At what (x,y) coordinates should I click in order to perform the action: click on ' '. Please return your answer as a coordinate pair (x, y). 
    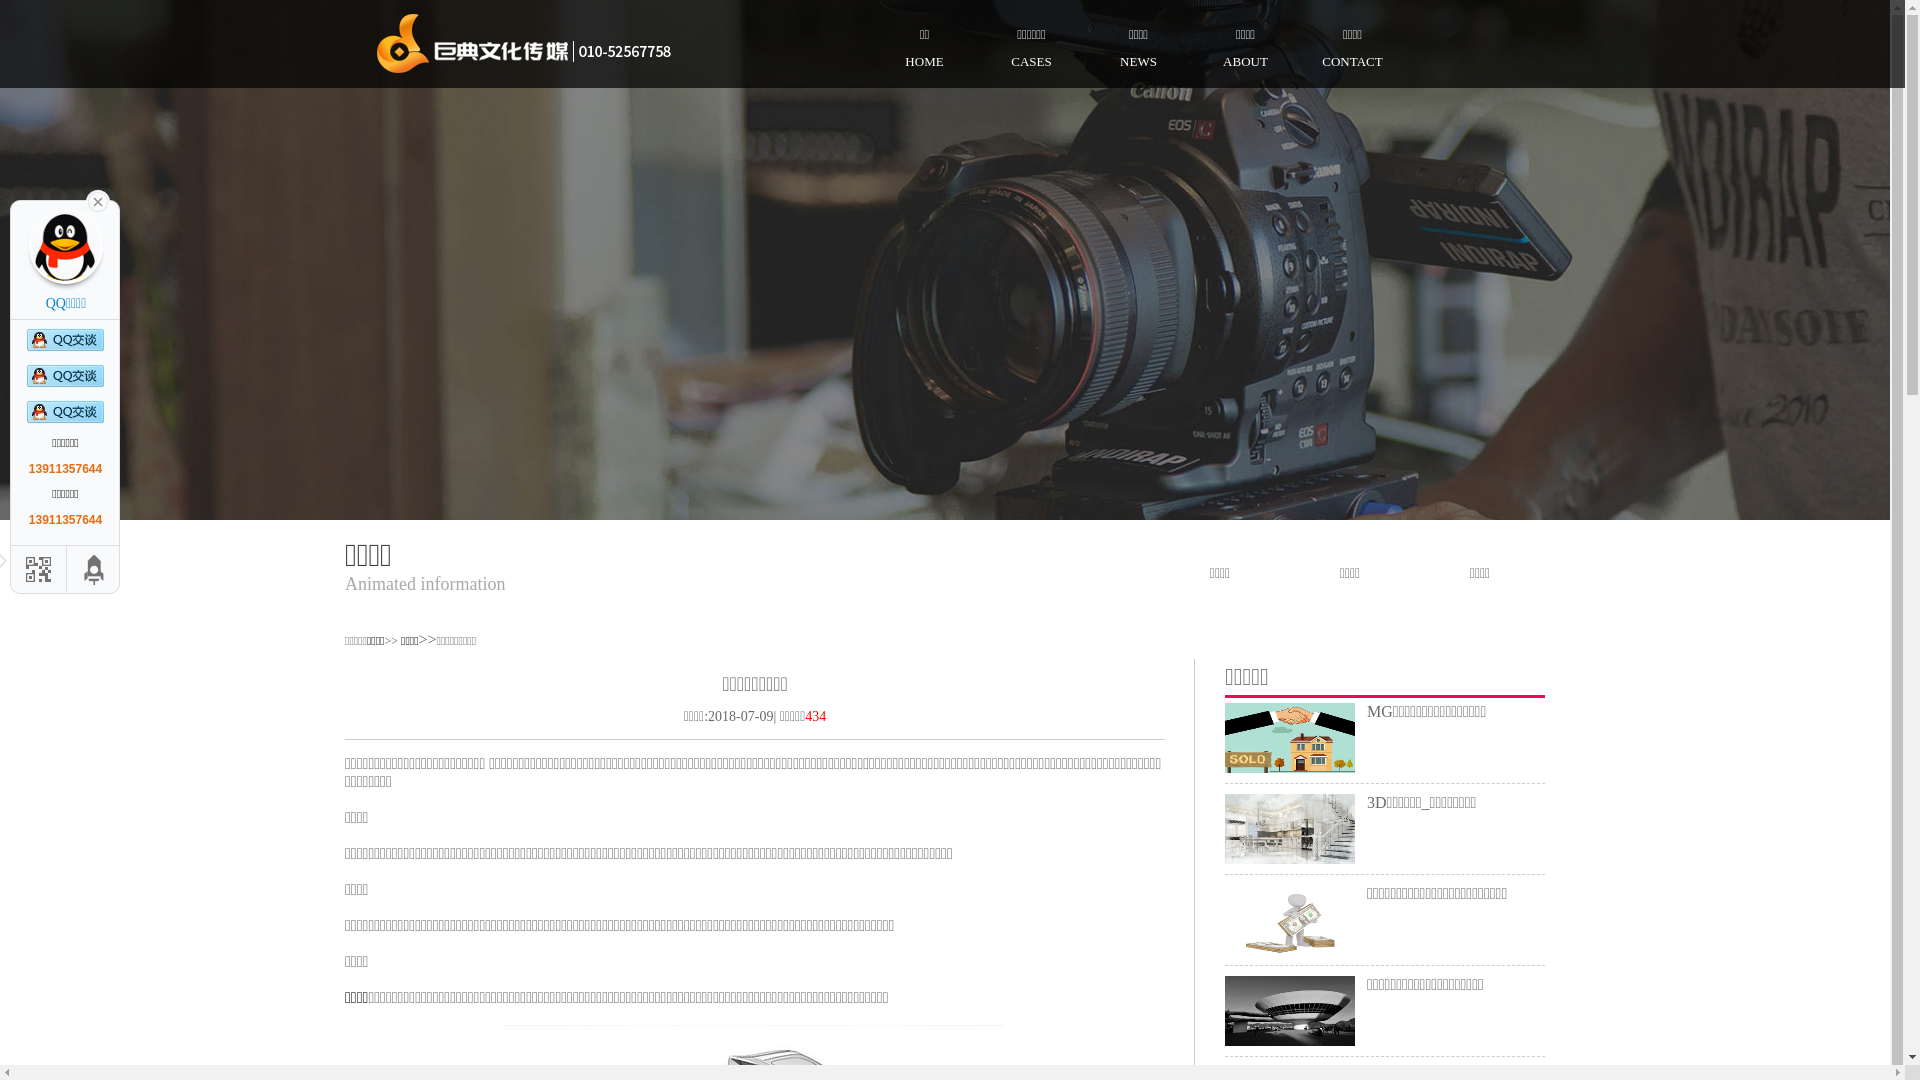
    Looking at the image, I should click on (96, 200).